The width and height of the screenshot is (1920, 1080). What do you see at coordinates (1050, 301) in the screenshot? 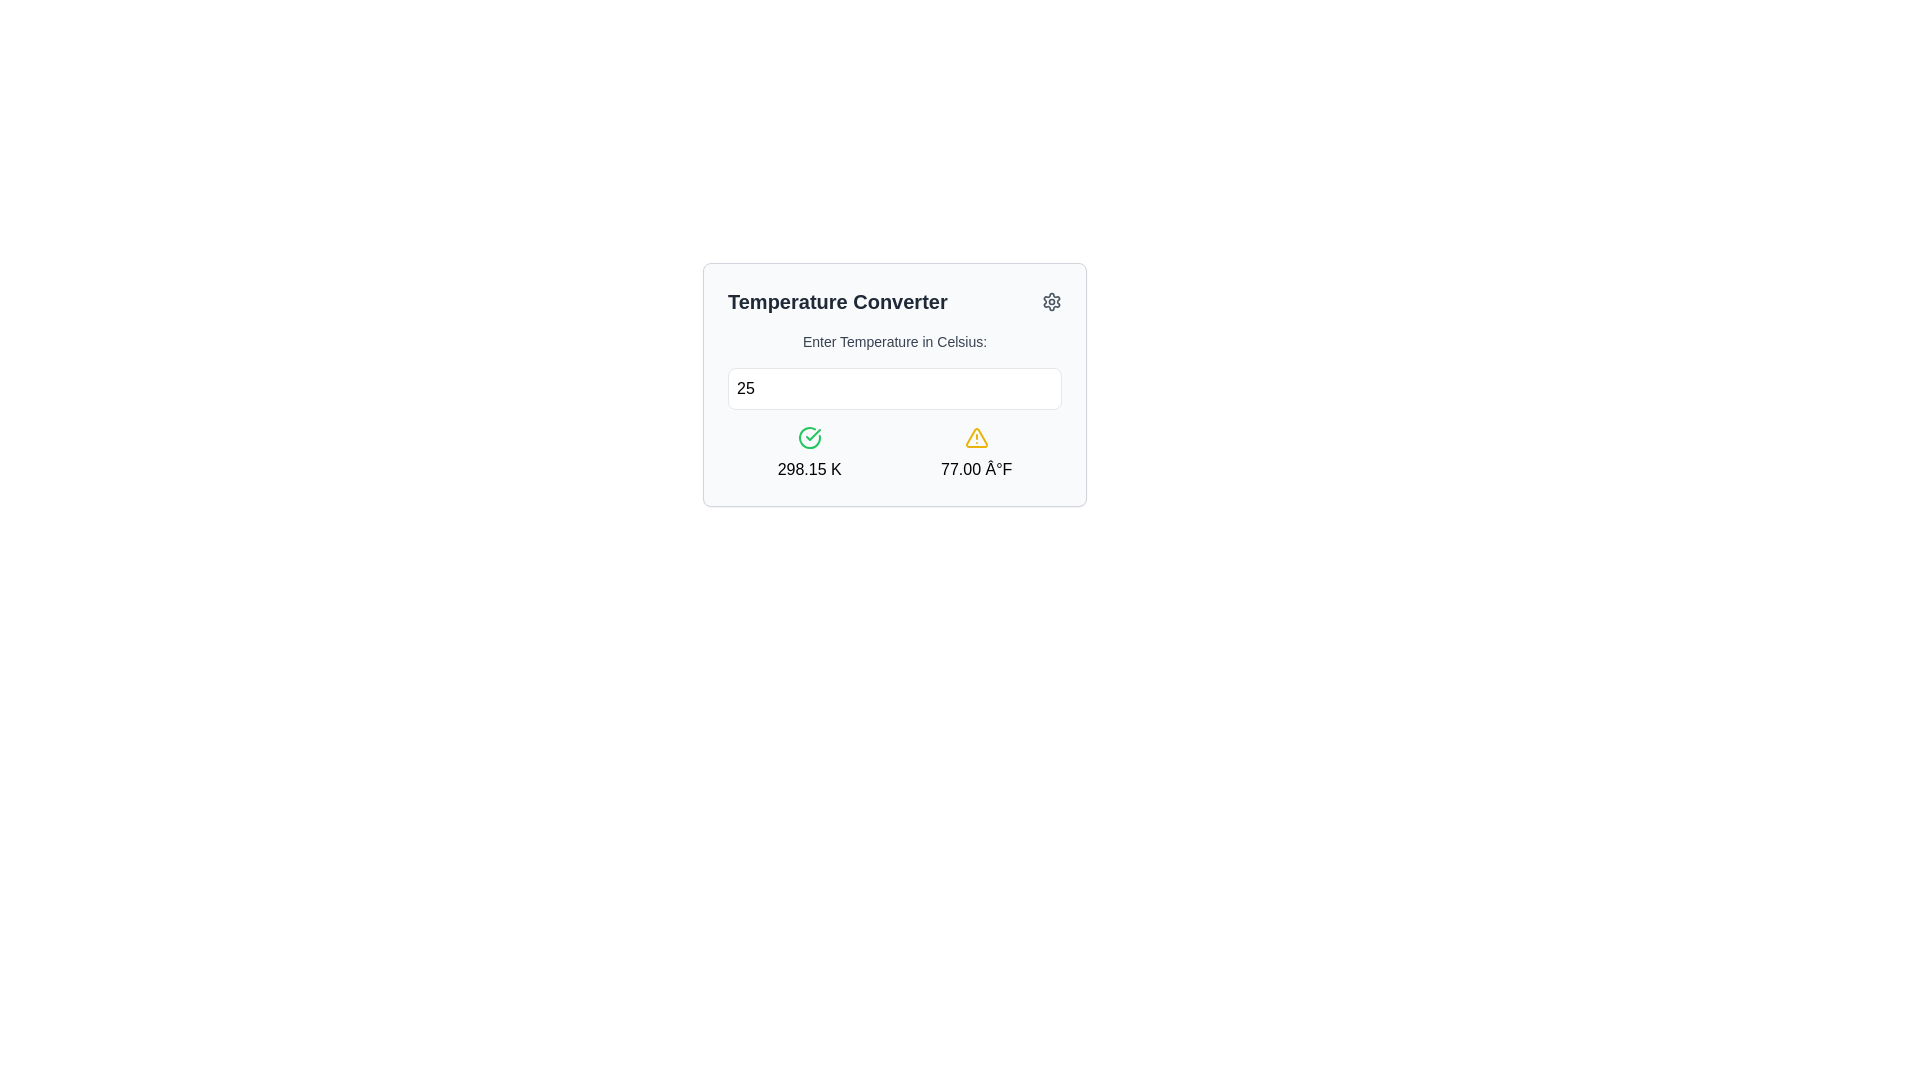
I see `the Settings Cogwheel icon located at the upper-right corner of the Temperature Converter card` at bounding box center [1050, 301].